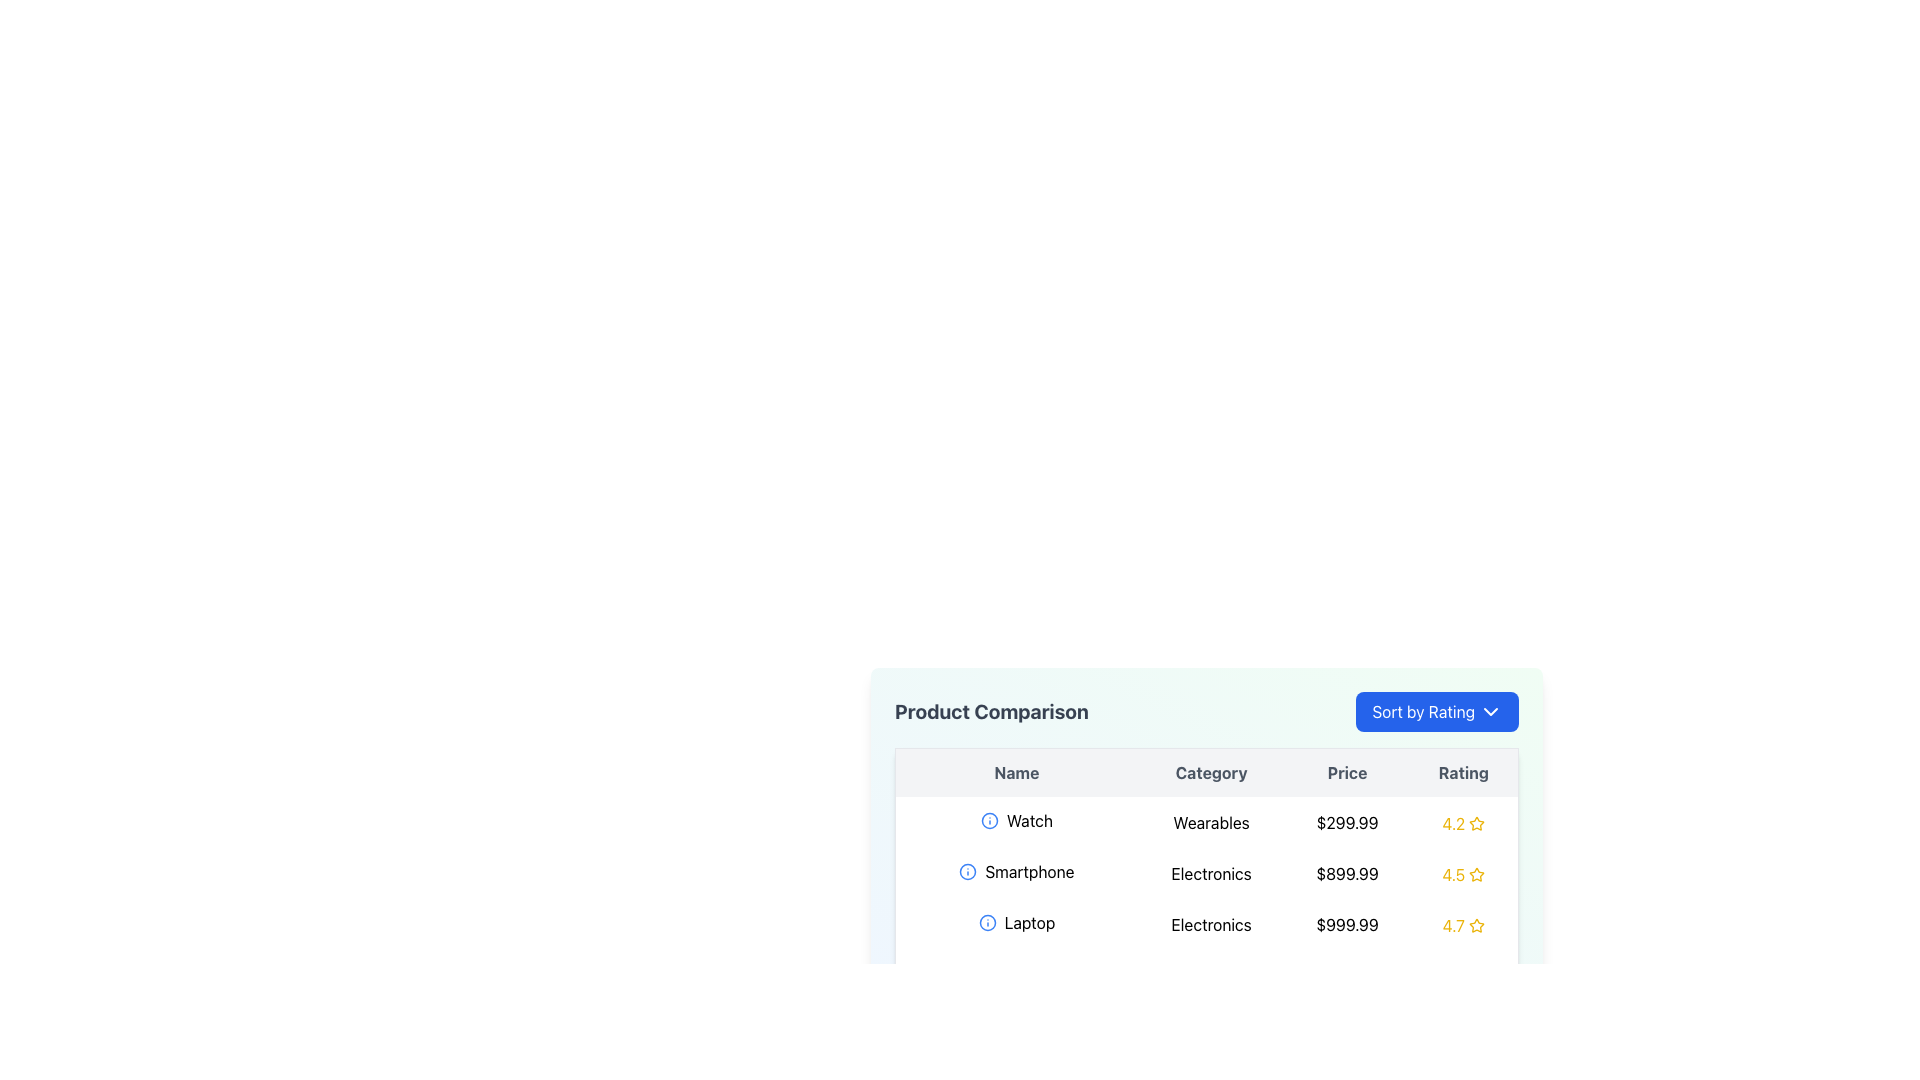 This screenshot has width=1920, height=1080. What do you see at coordinates (1477, 873) in the screenshot?
I see `the rating star icon located` at bounding box center [1477, 873].